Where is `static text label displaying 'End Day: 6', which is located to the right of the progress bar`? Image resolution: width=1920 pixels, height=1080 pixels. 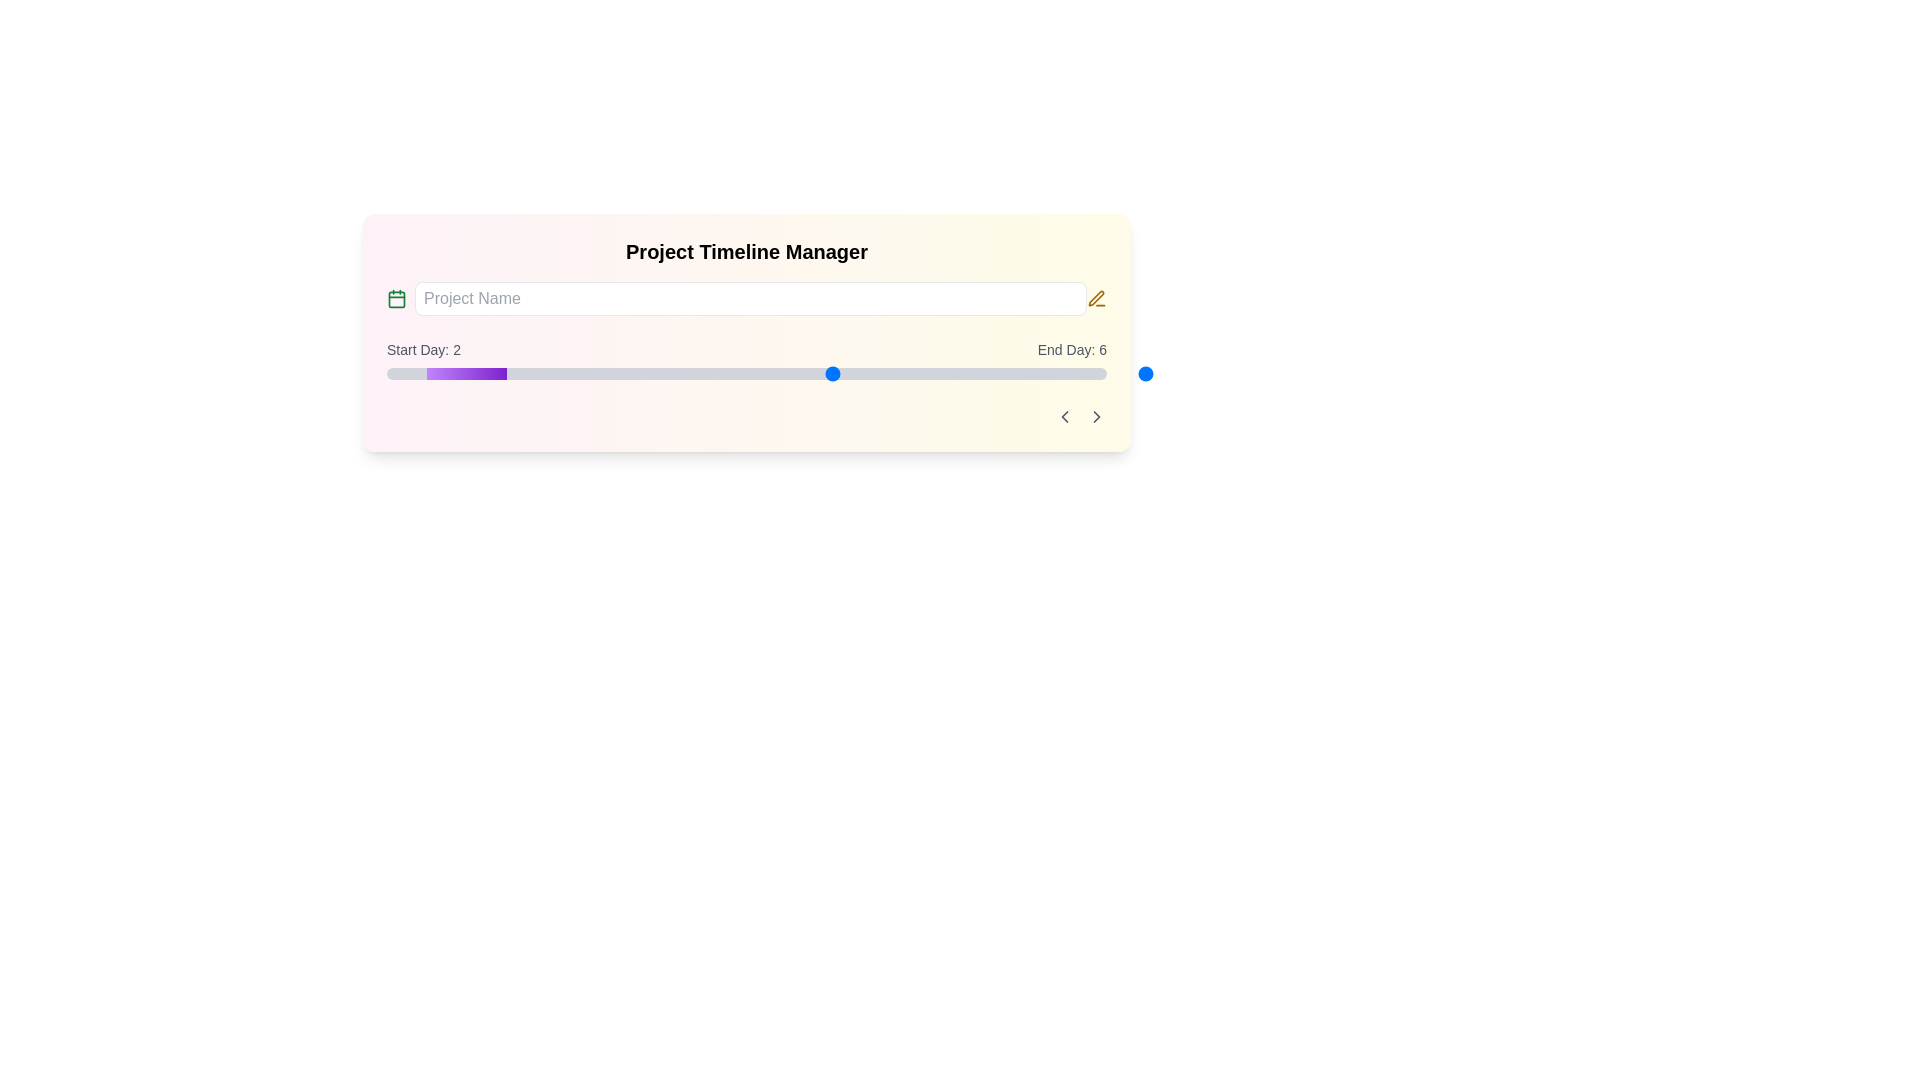
static text label displaying 'End Day: 6', which is located to the right of the progress bar is located at coordinates (1071, 349).